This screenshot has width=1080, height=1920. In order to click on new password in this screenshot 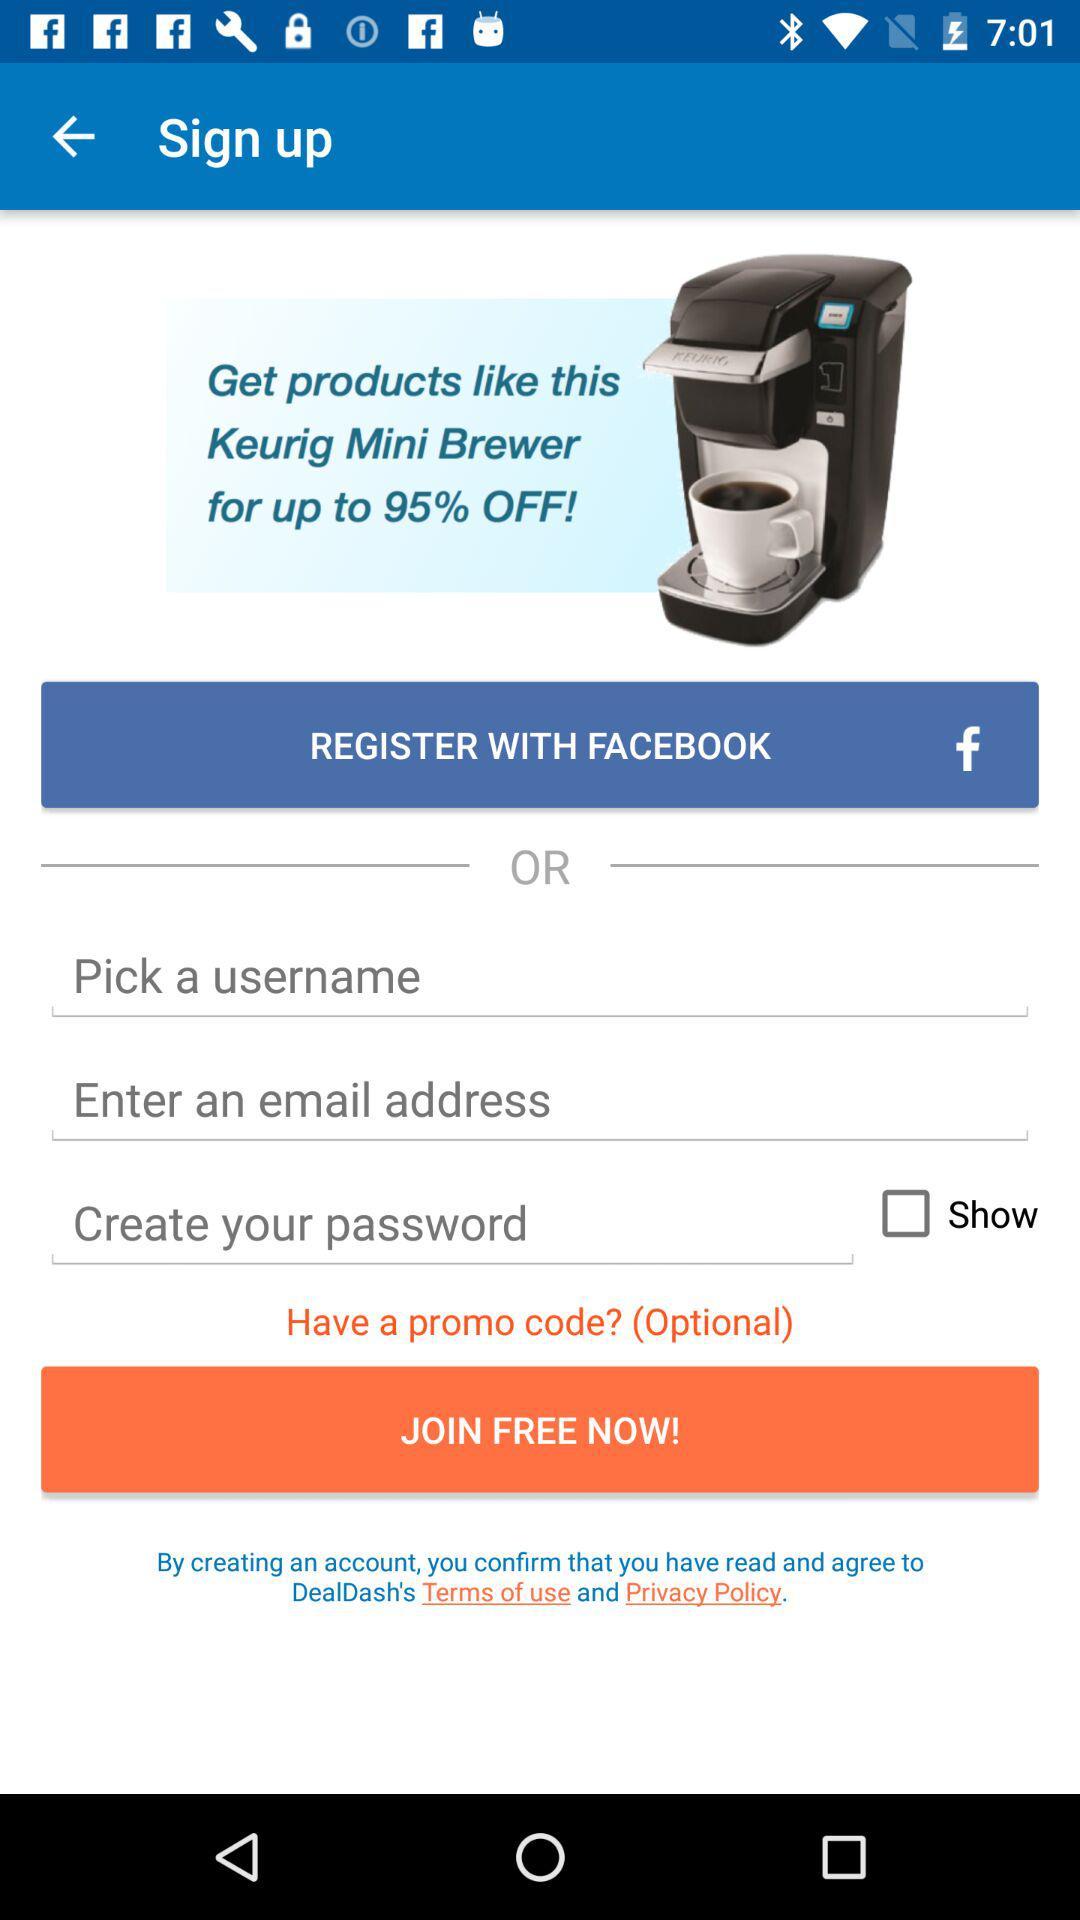, I will do `click(452, 1222)`.